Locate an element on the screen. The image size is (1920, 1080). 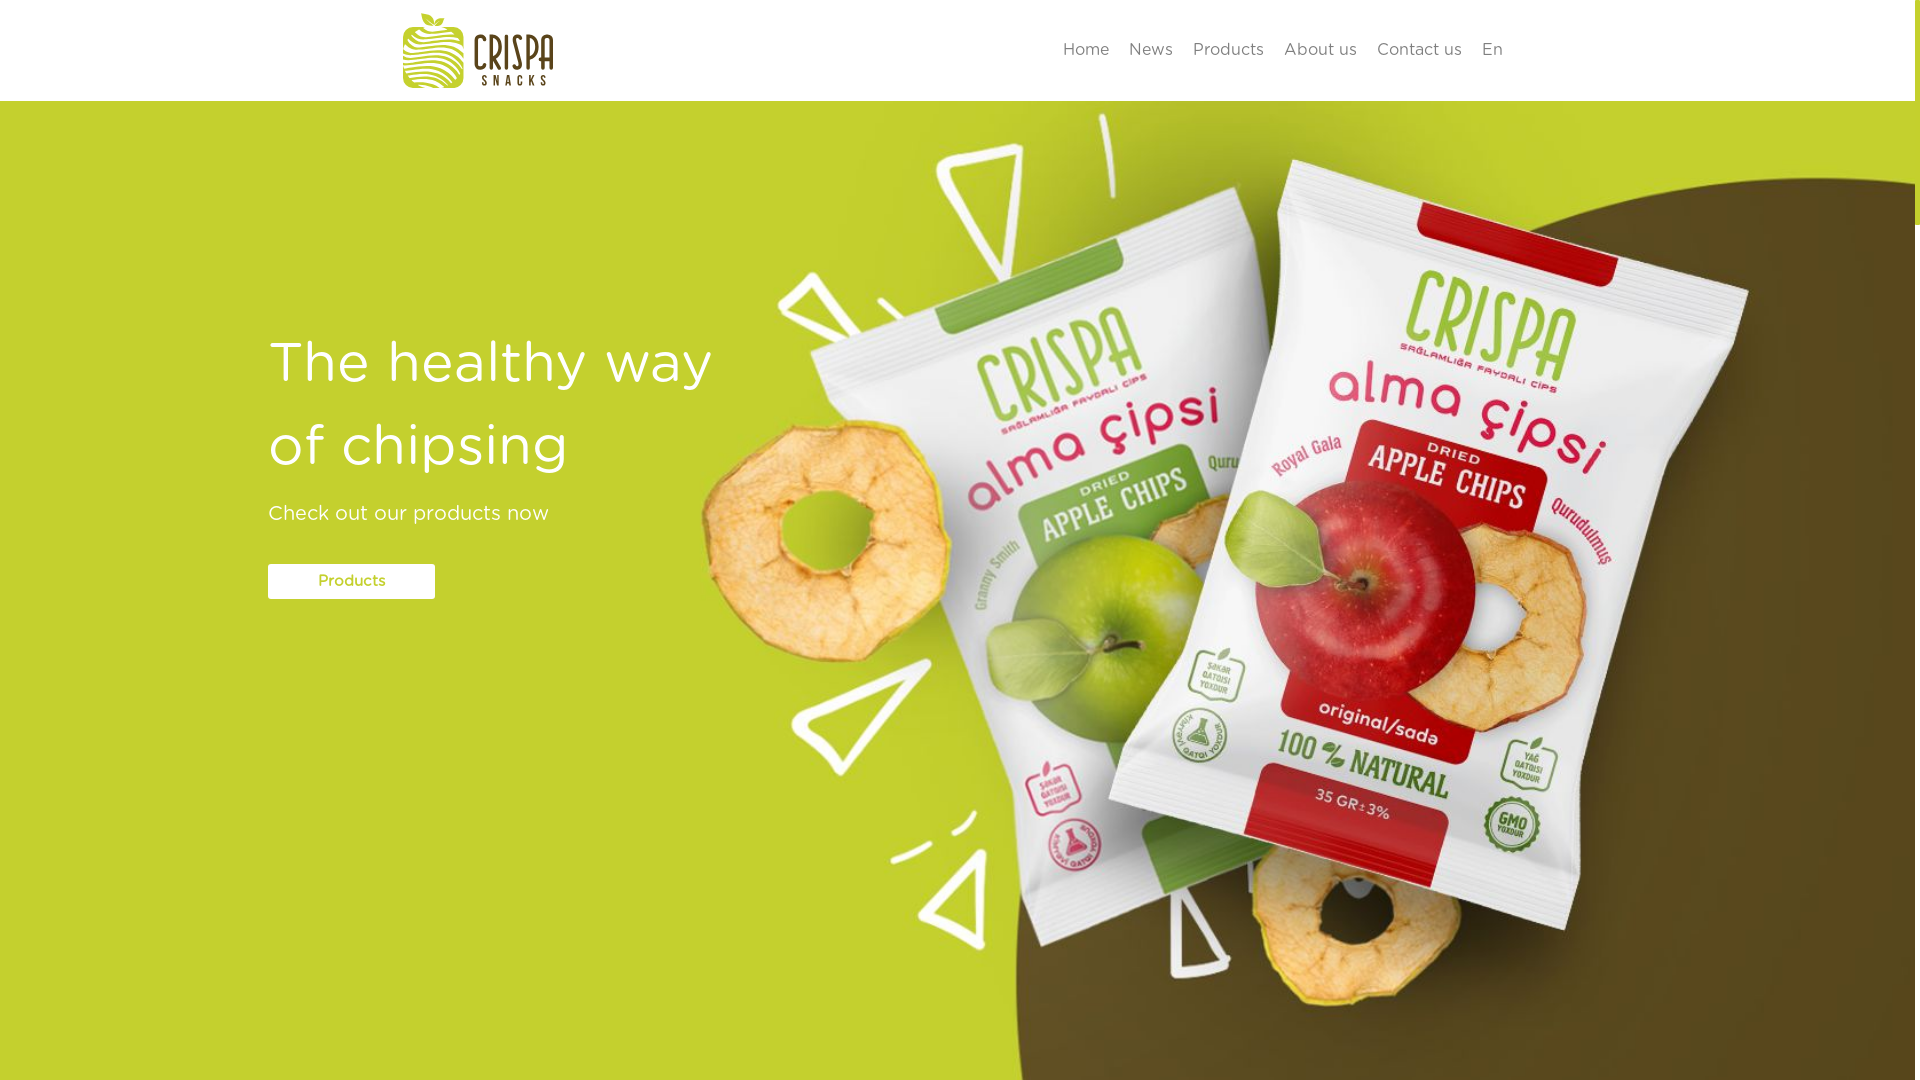
'About us' is located at coordinates (1272, 49).